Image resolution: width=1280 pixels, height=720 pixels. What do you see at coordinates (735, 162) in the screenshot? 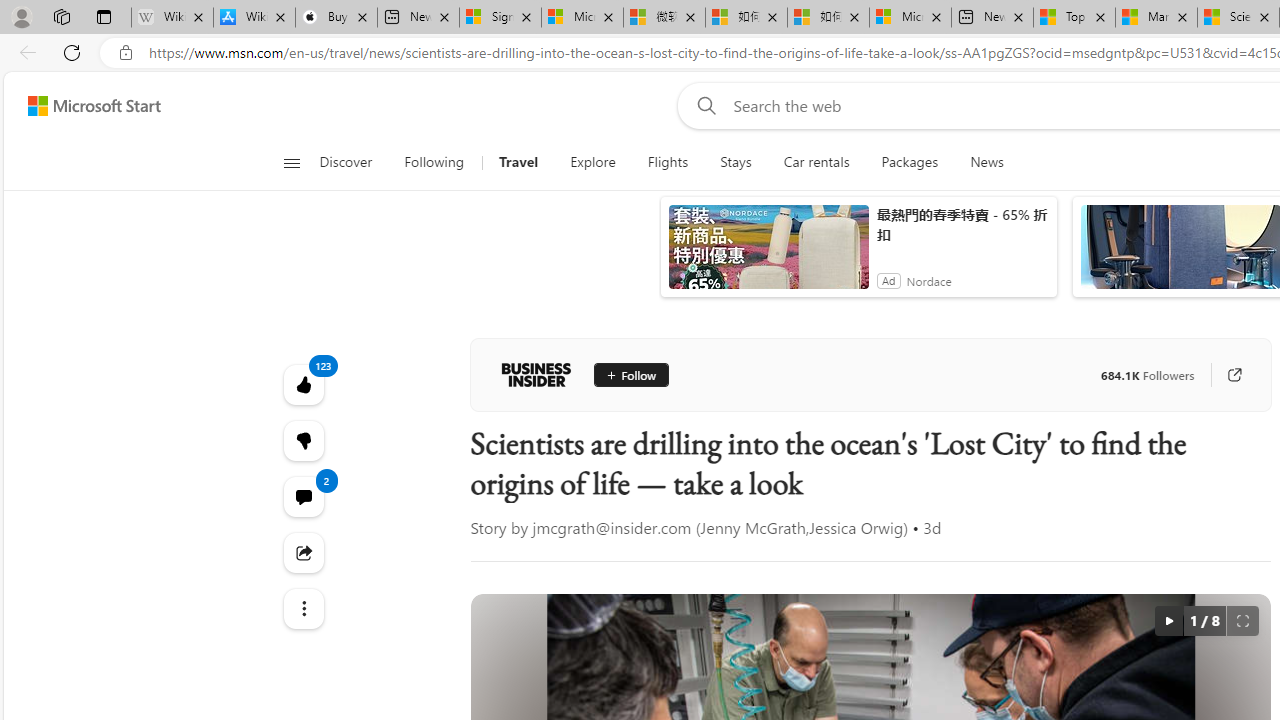
I see `'Stays'` at bounding box center [735, 162].